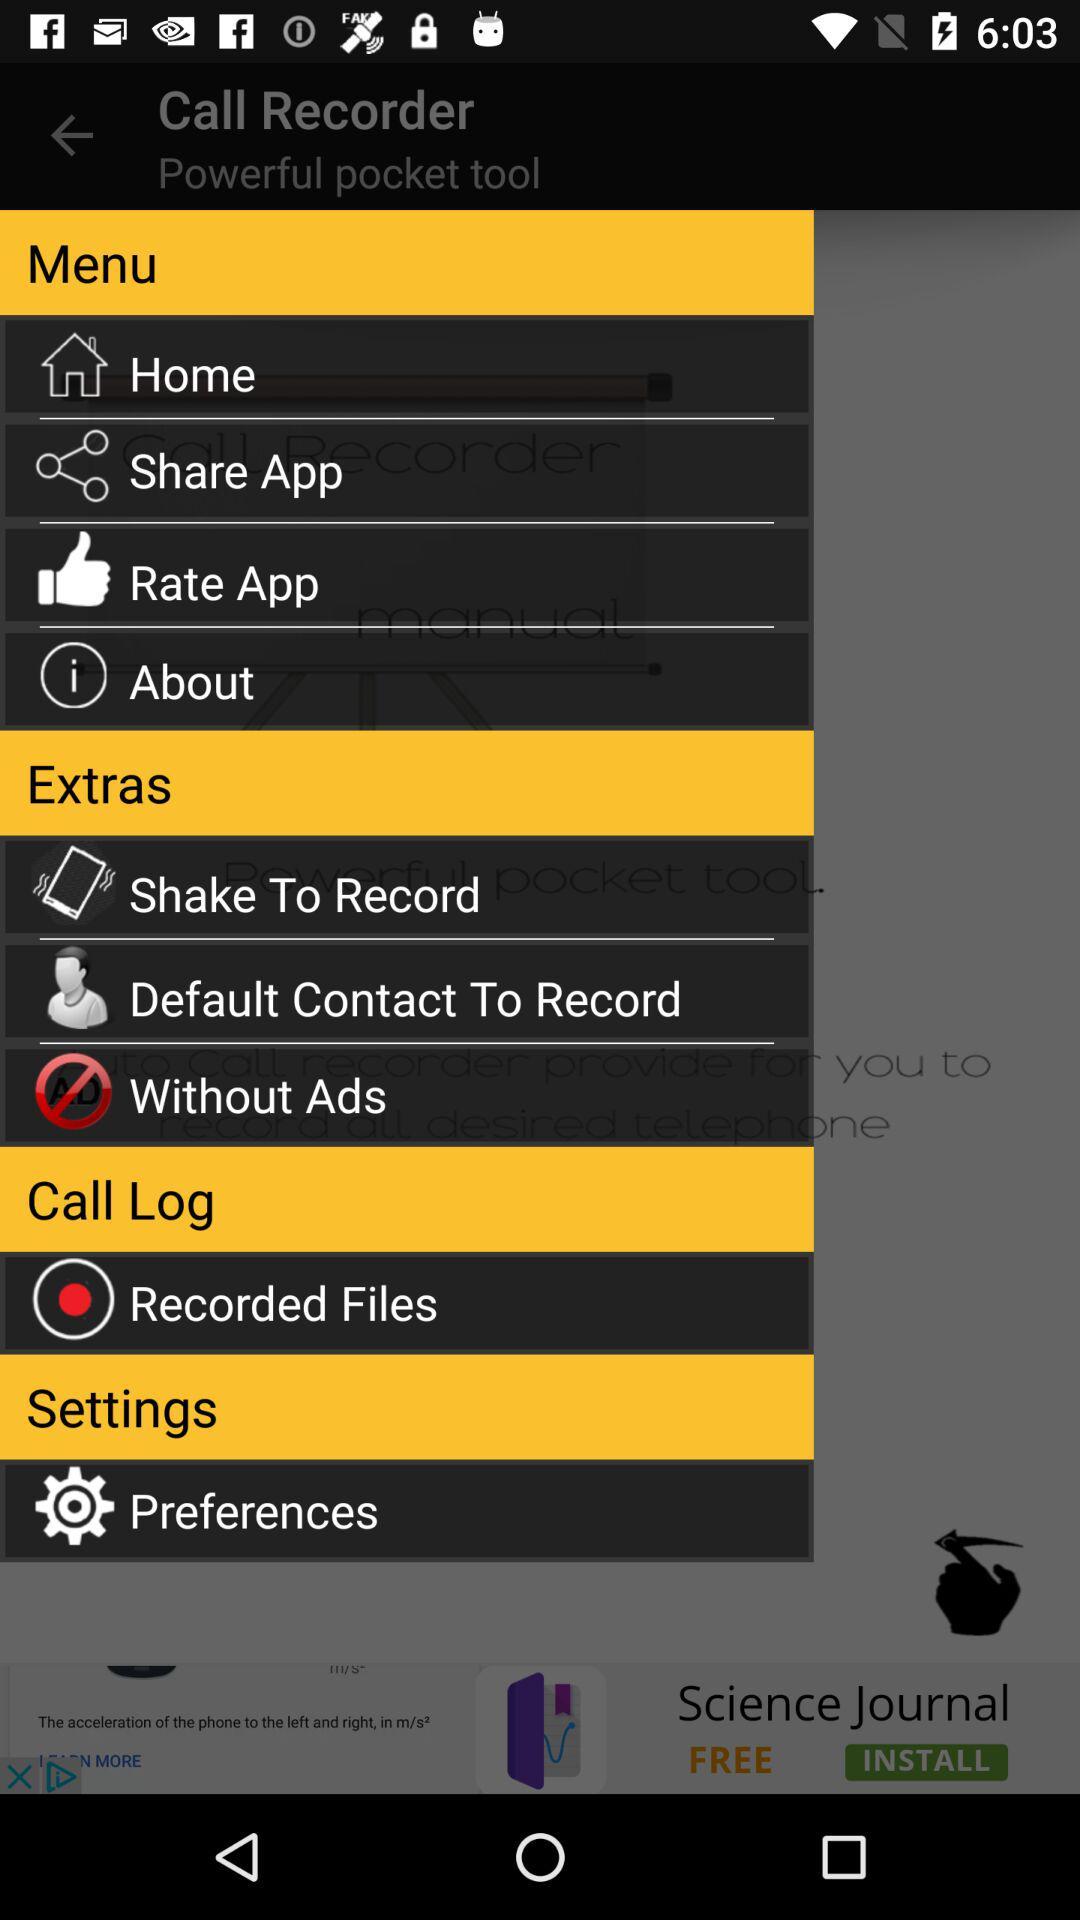 This screenshot has width=1080, height=1920. I want to click on advertiser 's website, so click(540, 1727).